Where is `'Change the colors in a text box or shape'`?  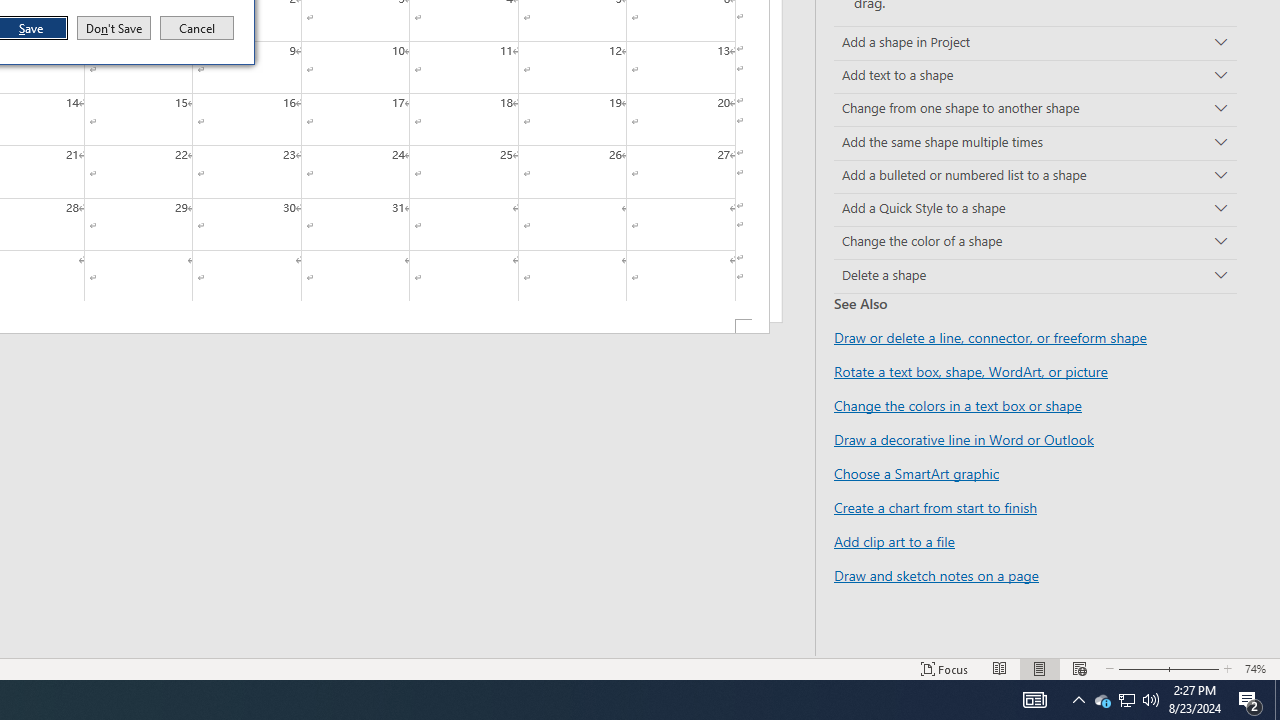
'Change the colors in a text box or shape' is located at coordinates (957, 405).